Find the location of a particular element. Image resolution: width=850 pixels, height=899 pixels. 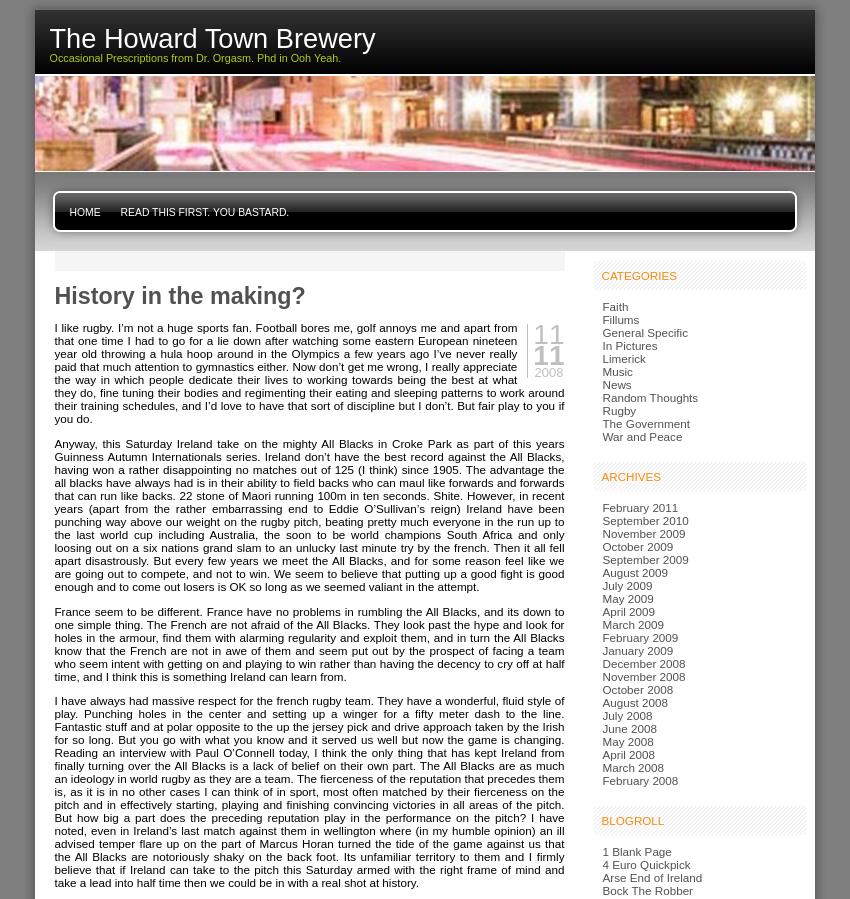

'October 2008' is located at coordinates (636, 688).